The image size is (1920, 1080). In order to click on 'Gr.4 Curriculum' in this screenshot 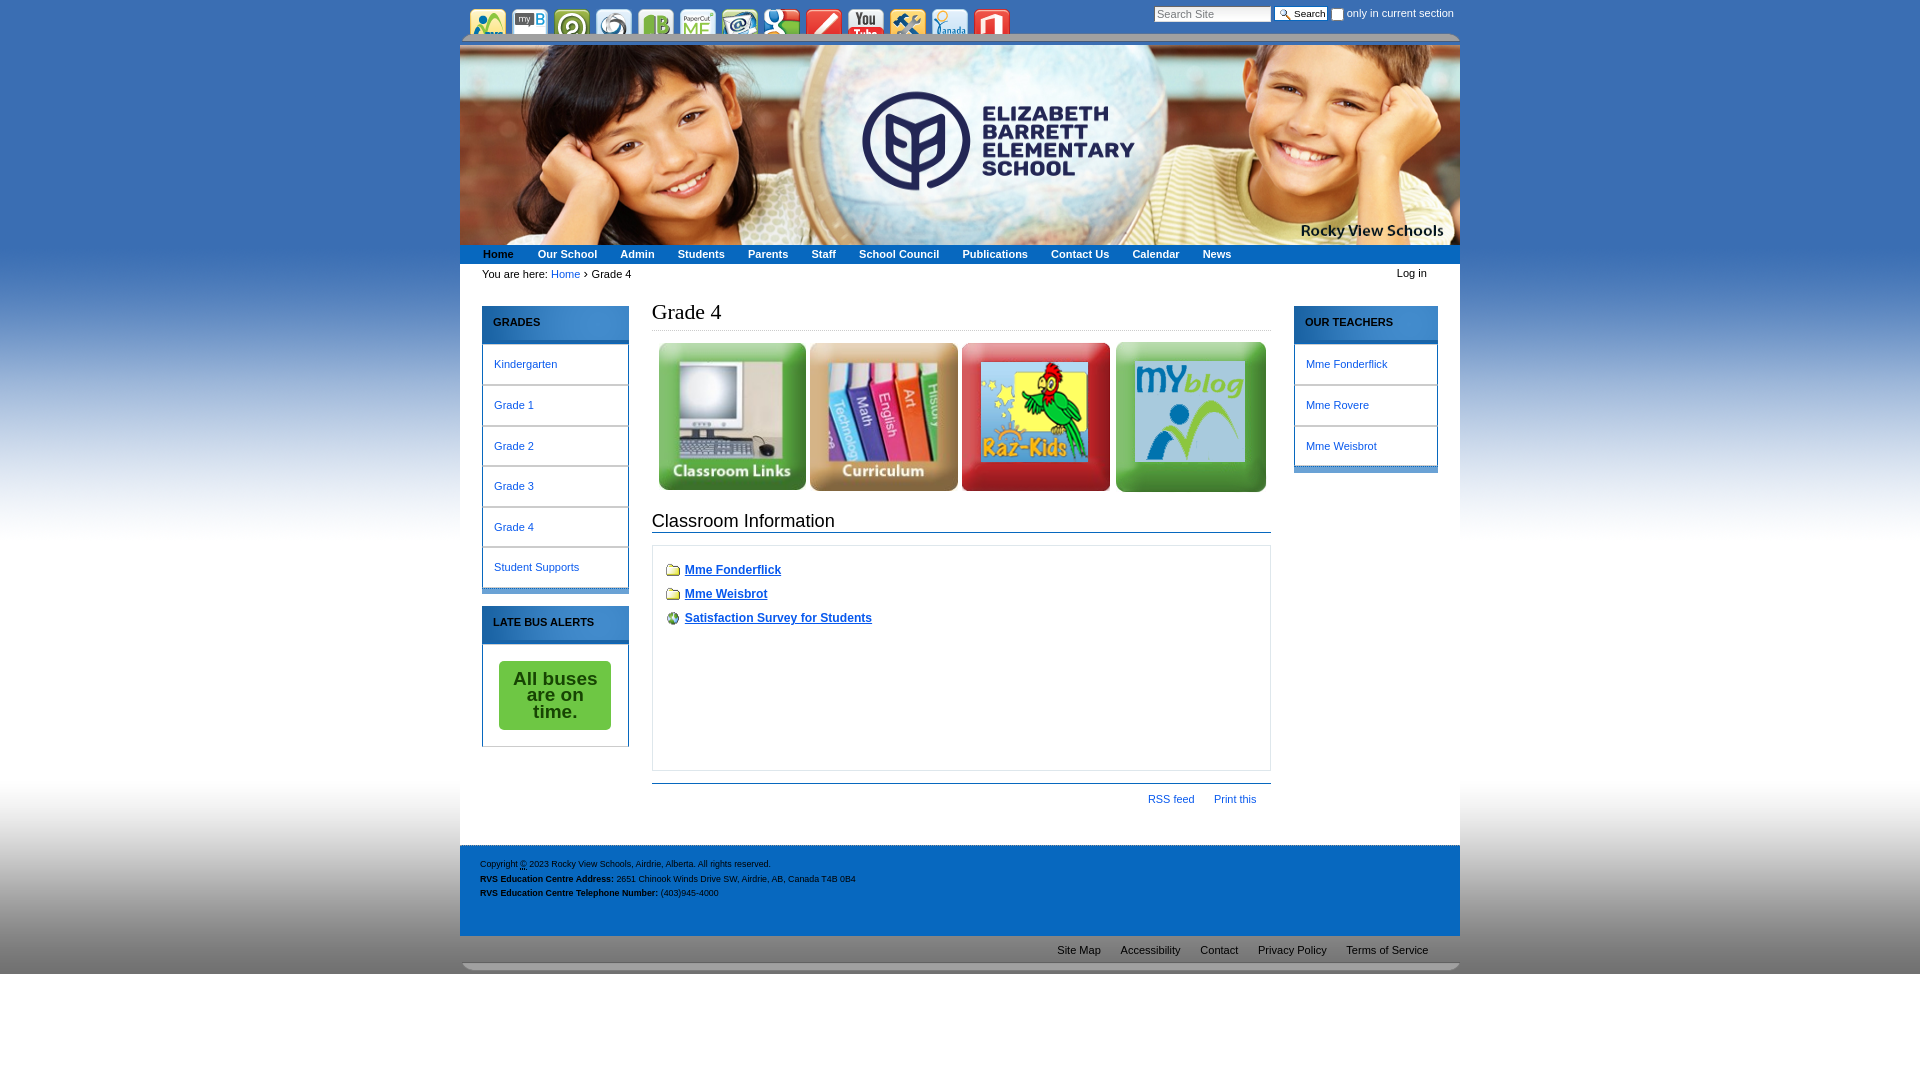, I will do `click(882, 415)`.